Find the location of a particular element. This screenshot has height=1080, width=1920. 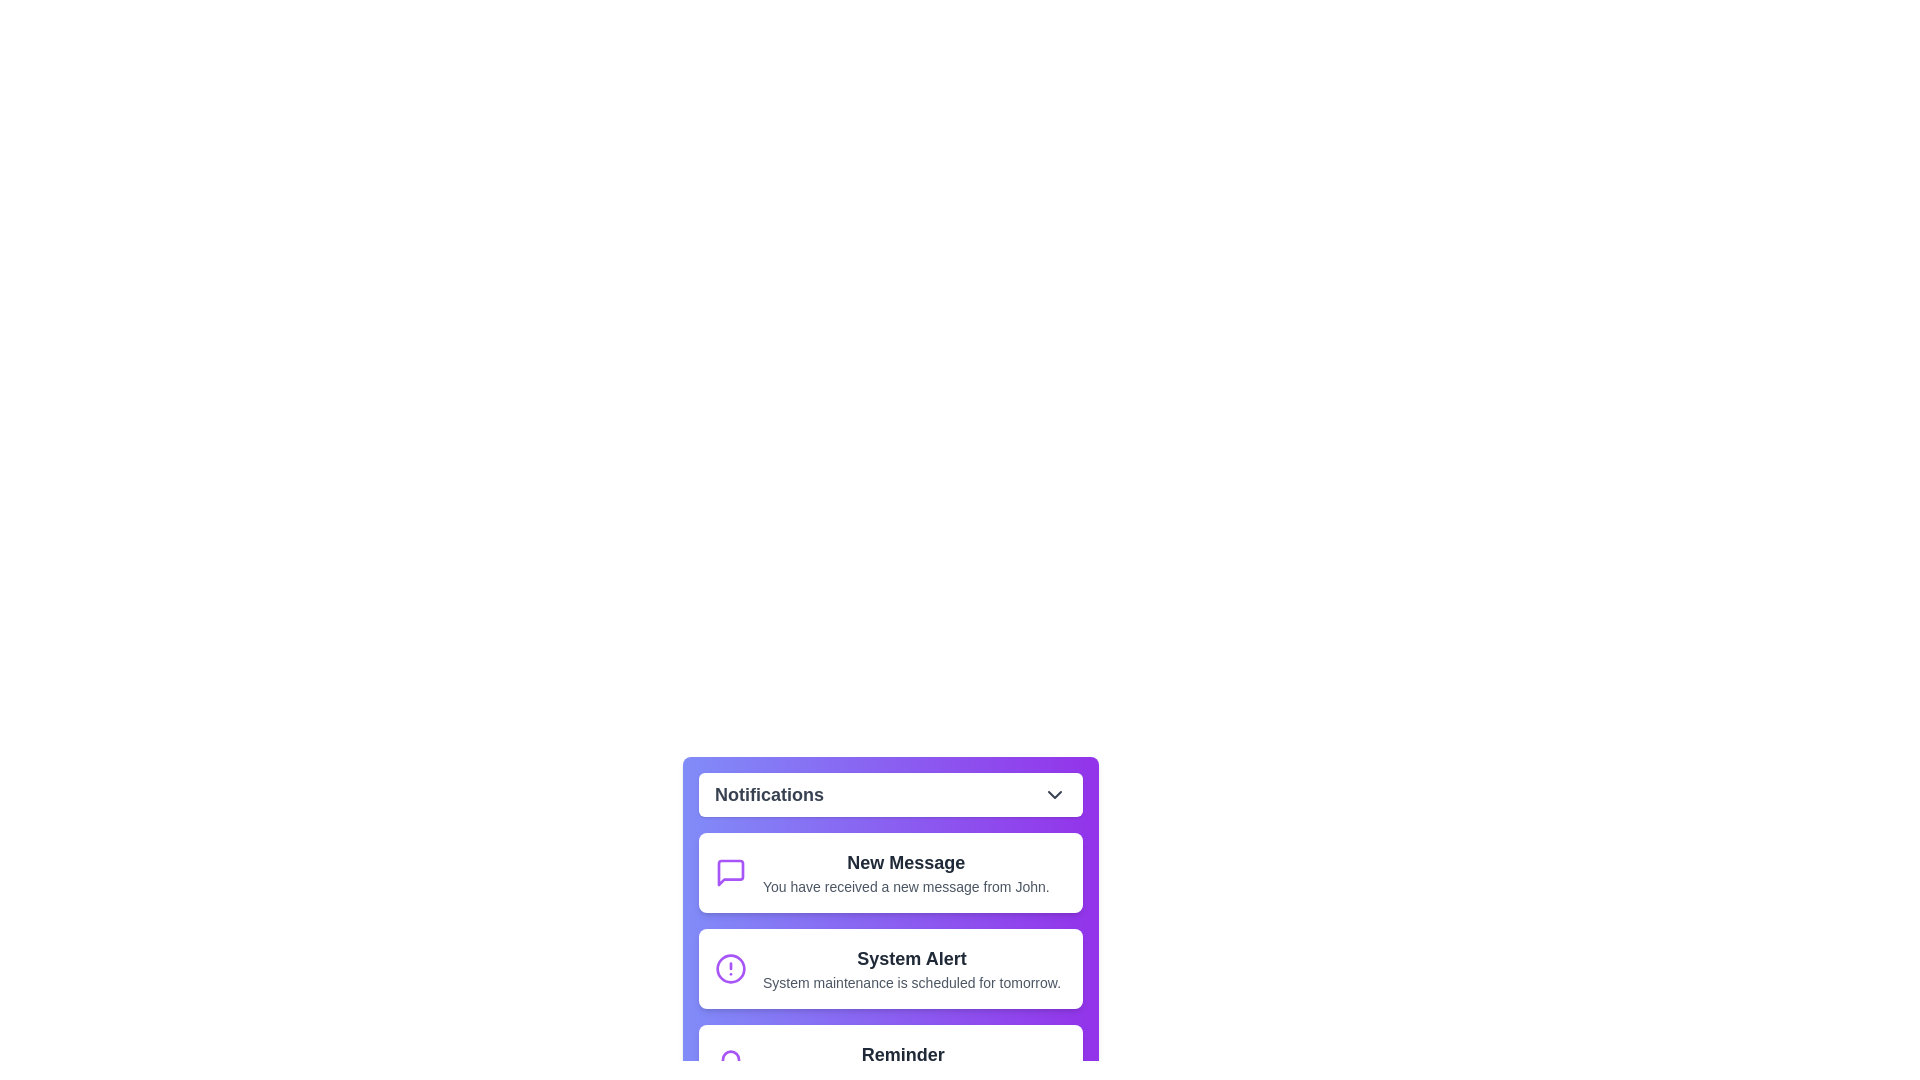

the icon of the notification item corresponding to System Alert is located at coordinates (729, 967).